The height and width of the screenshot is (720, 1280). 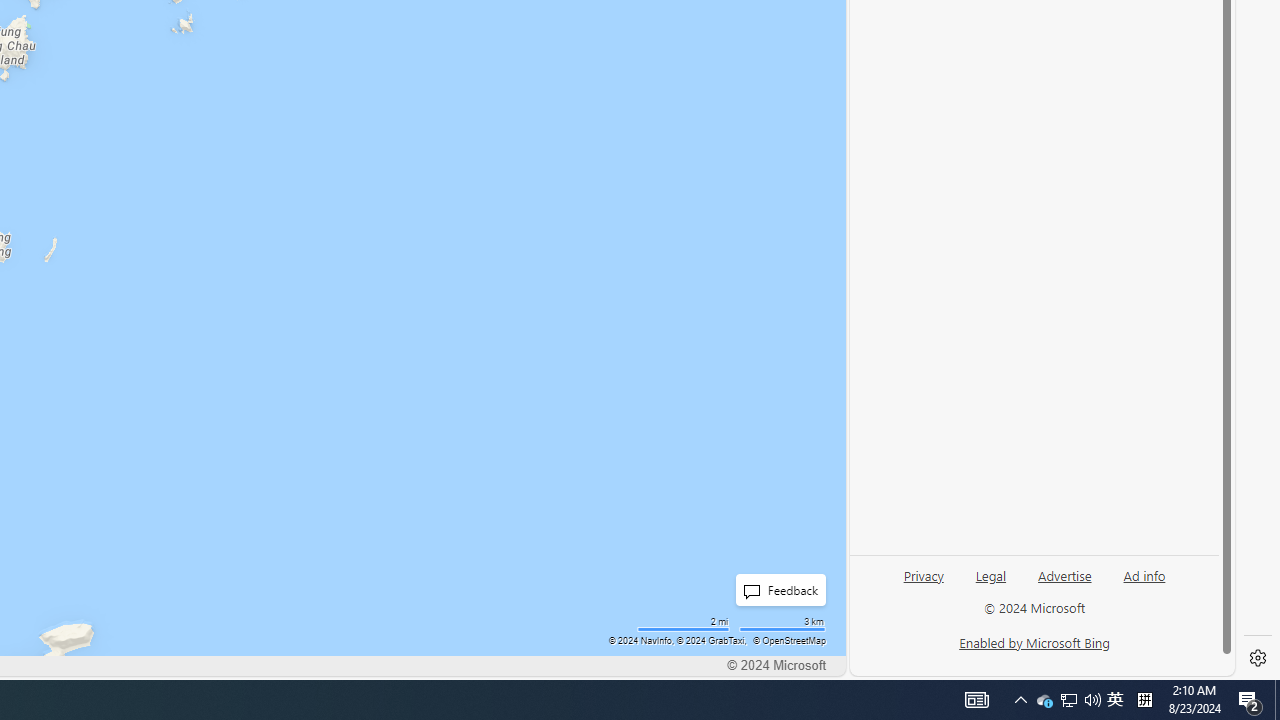 What do you see at coordinates (922, 583) in the screenshot?
I see `'Privacy'` at bounding box center [922, 583].